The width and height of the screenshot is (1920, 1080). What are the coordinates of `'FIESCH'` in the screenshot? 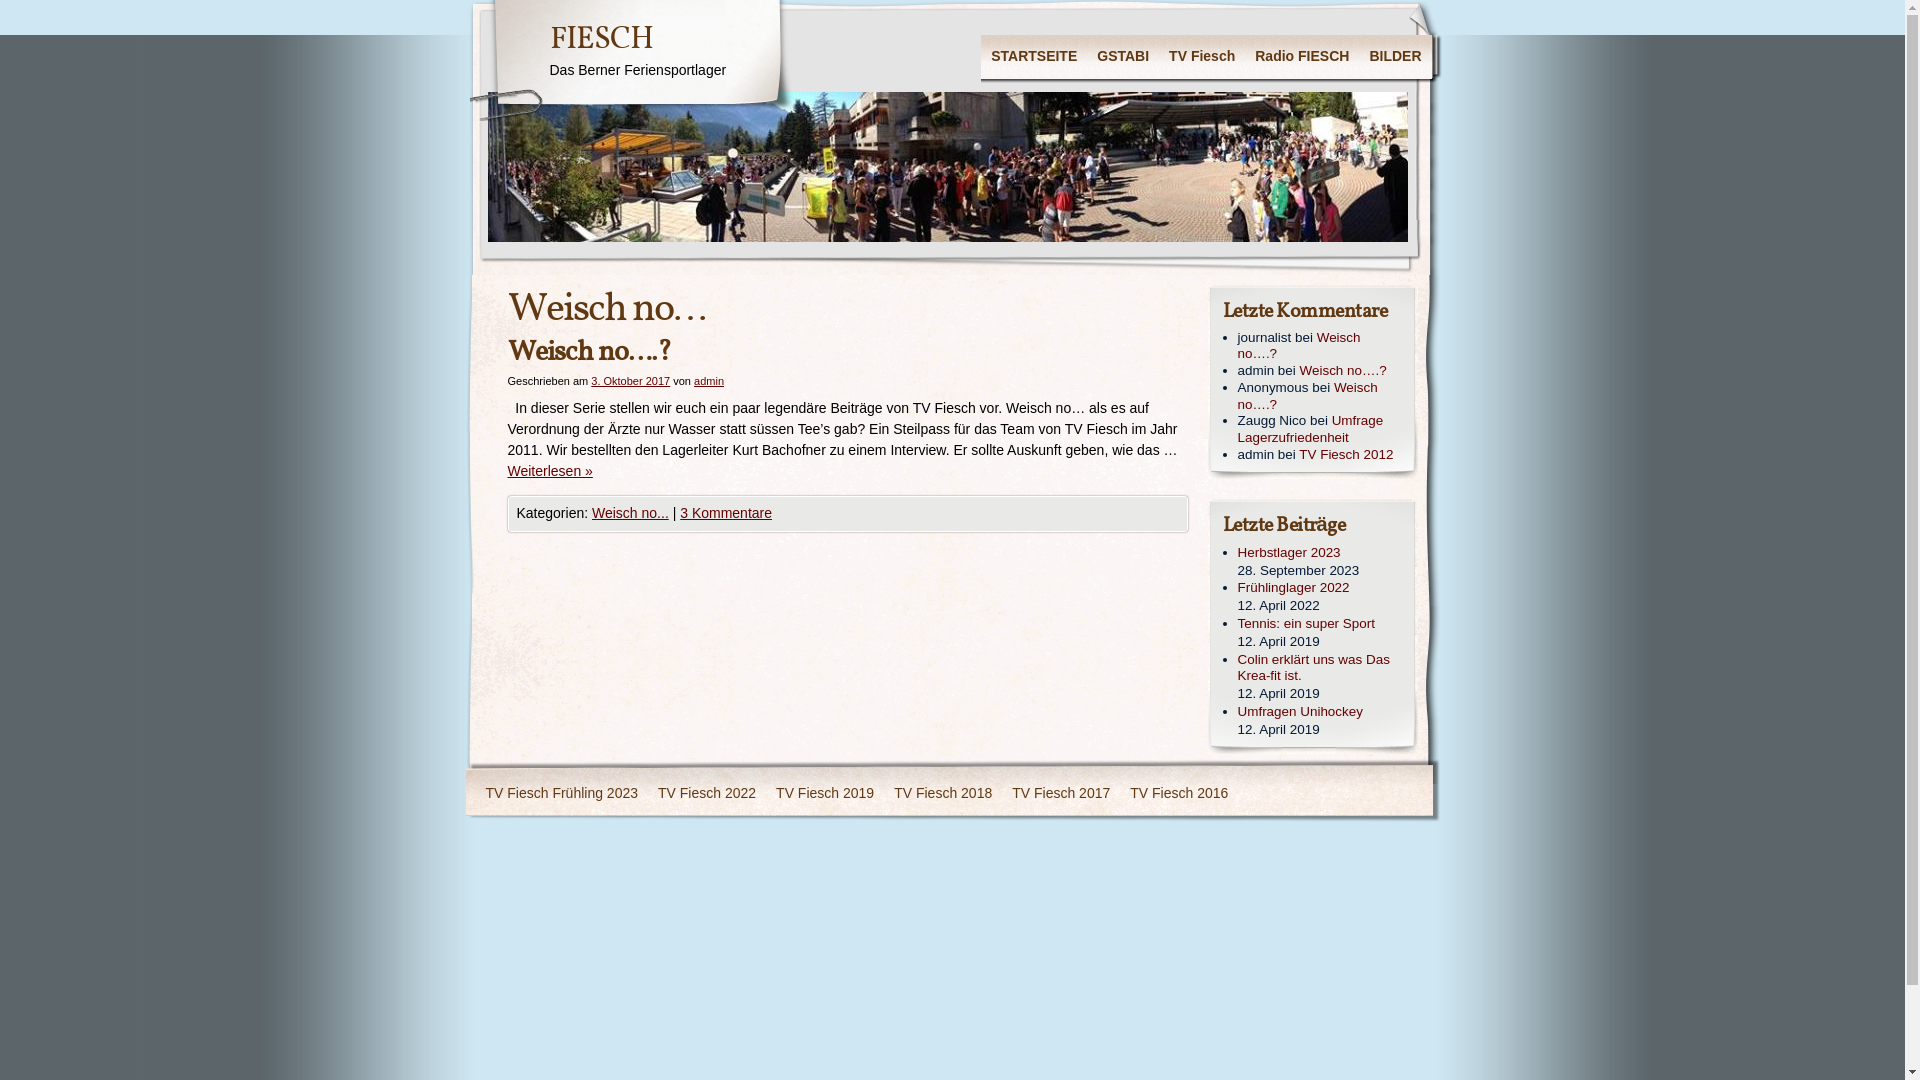 It's located at (600, 39).